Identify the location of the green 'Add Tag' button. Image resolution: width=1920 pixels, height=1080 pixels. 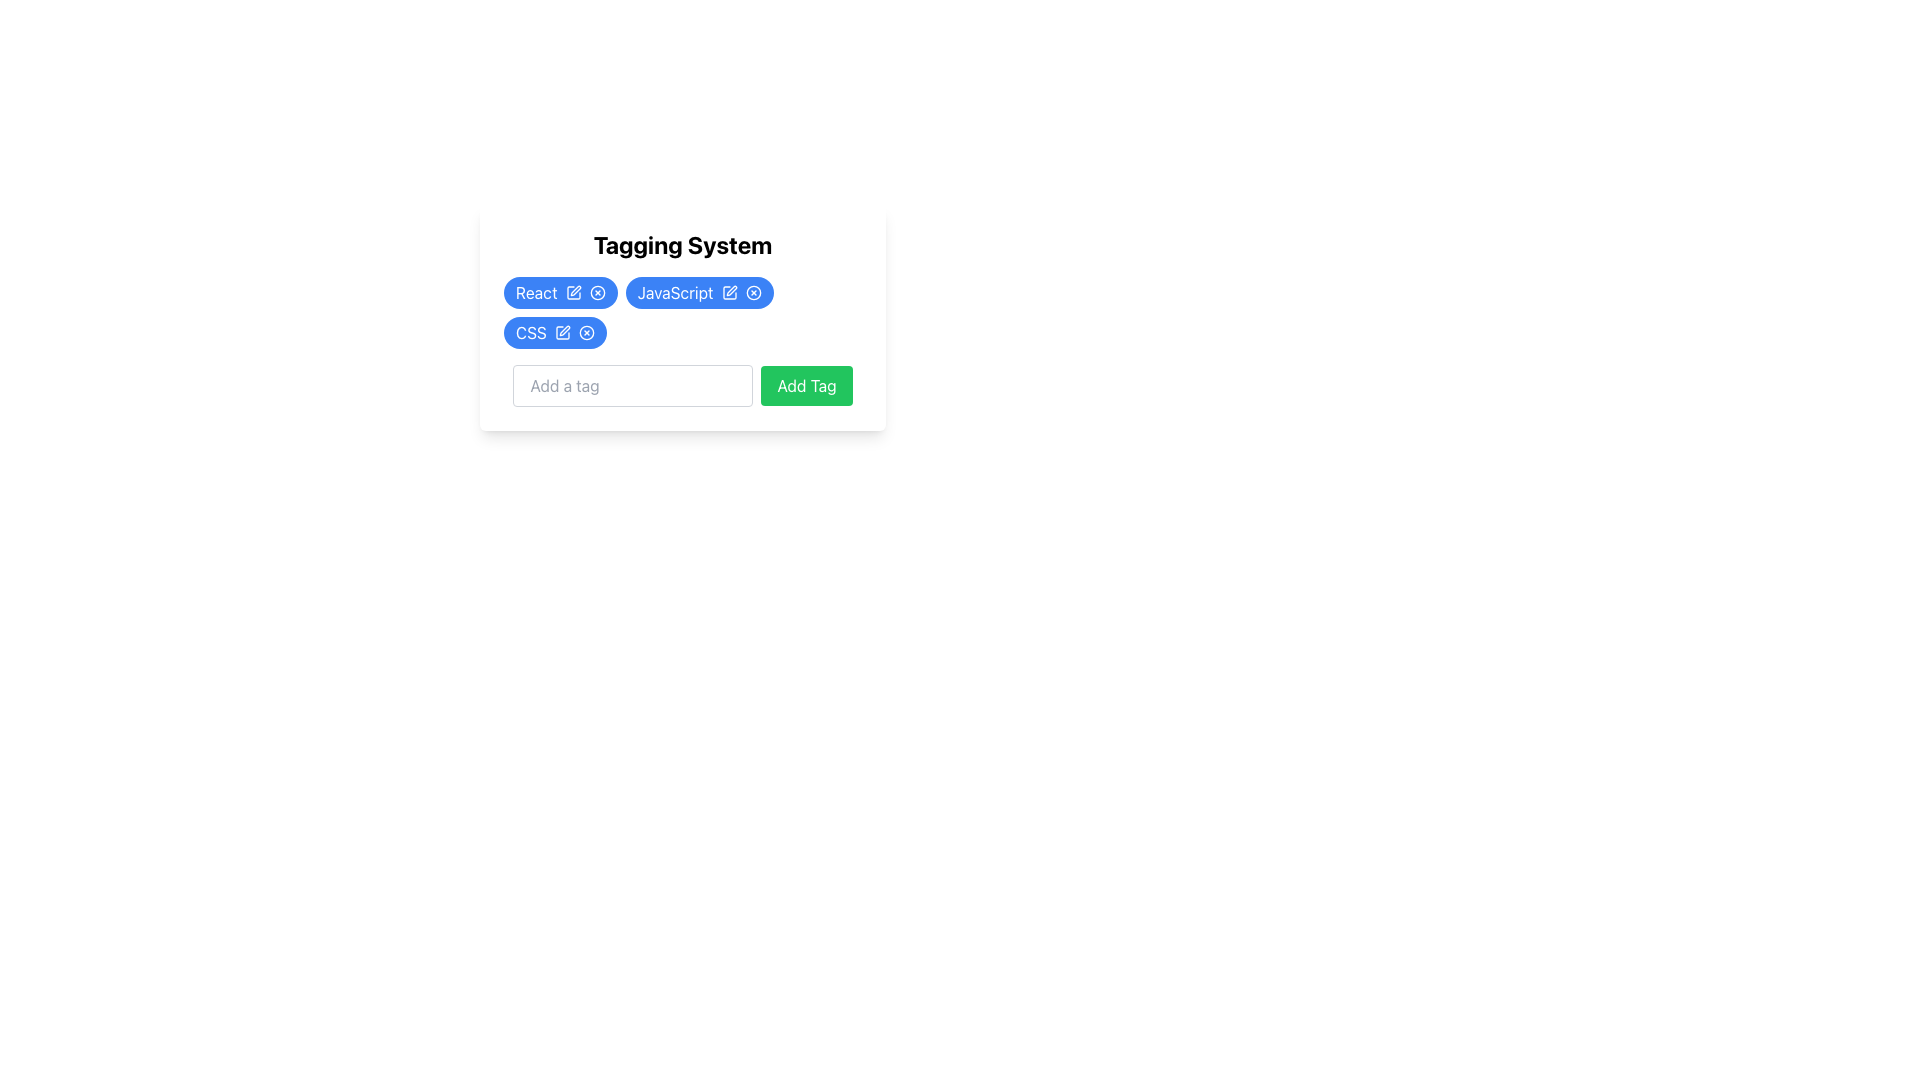
(806, 385).